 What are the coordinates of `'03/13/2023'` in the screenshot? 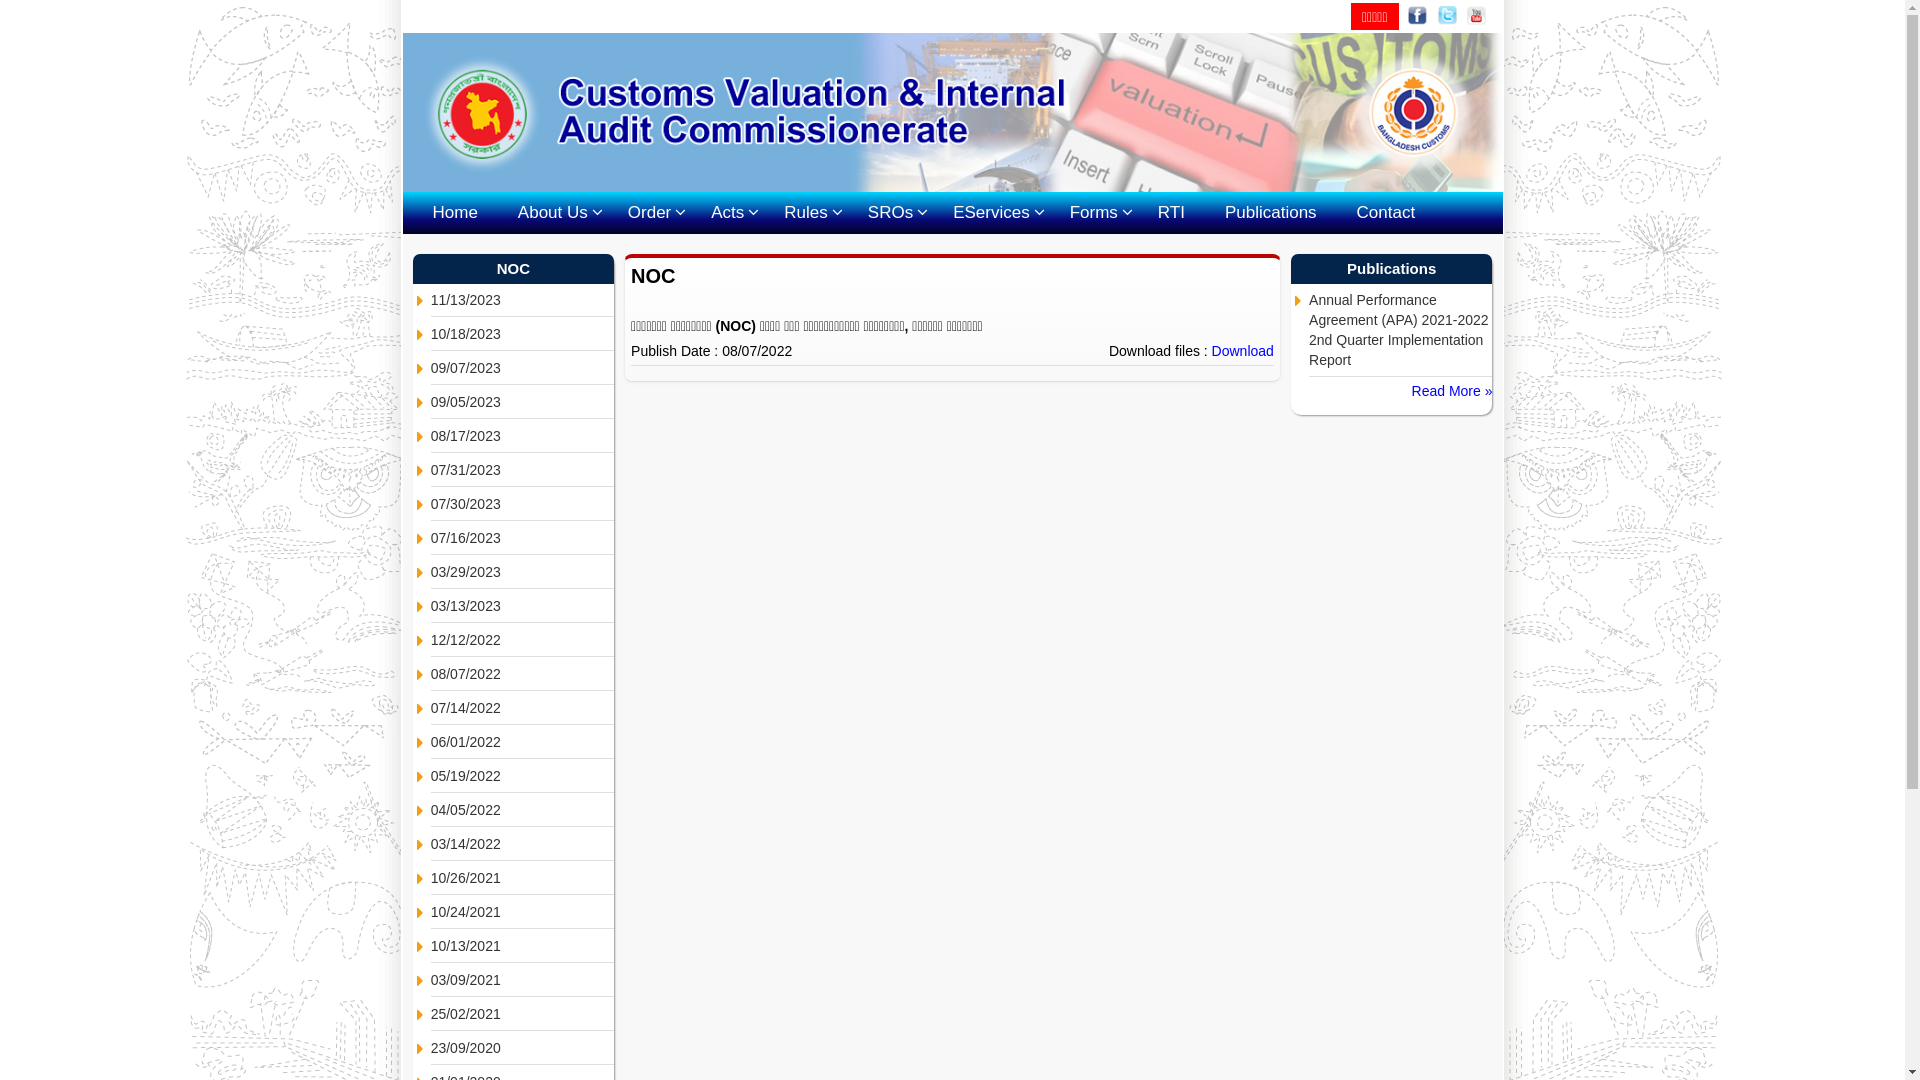 It's located at (522, 605).